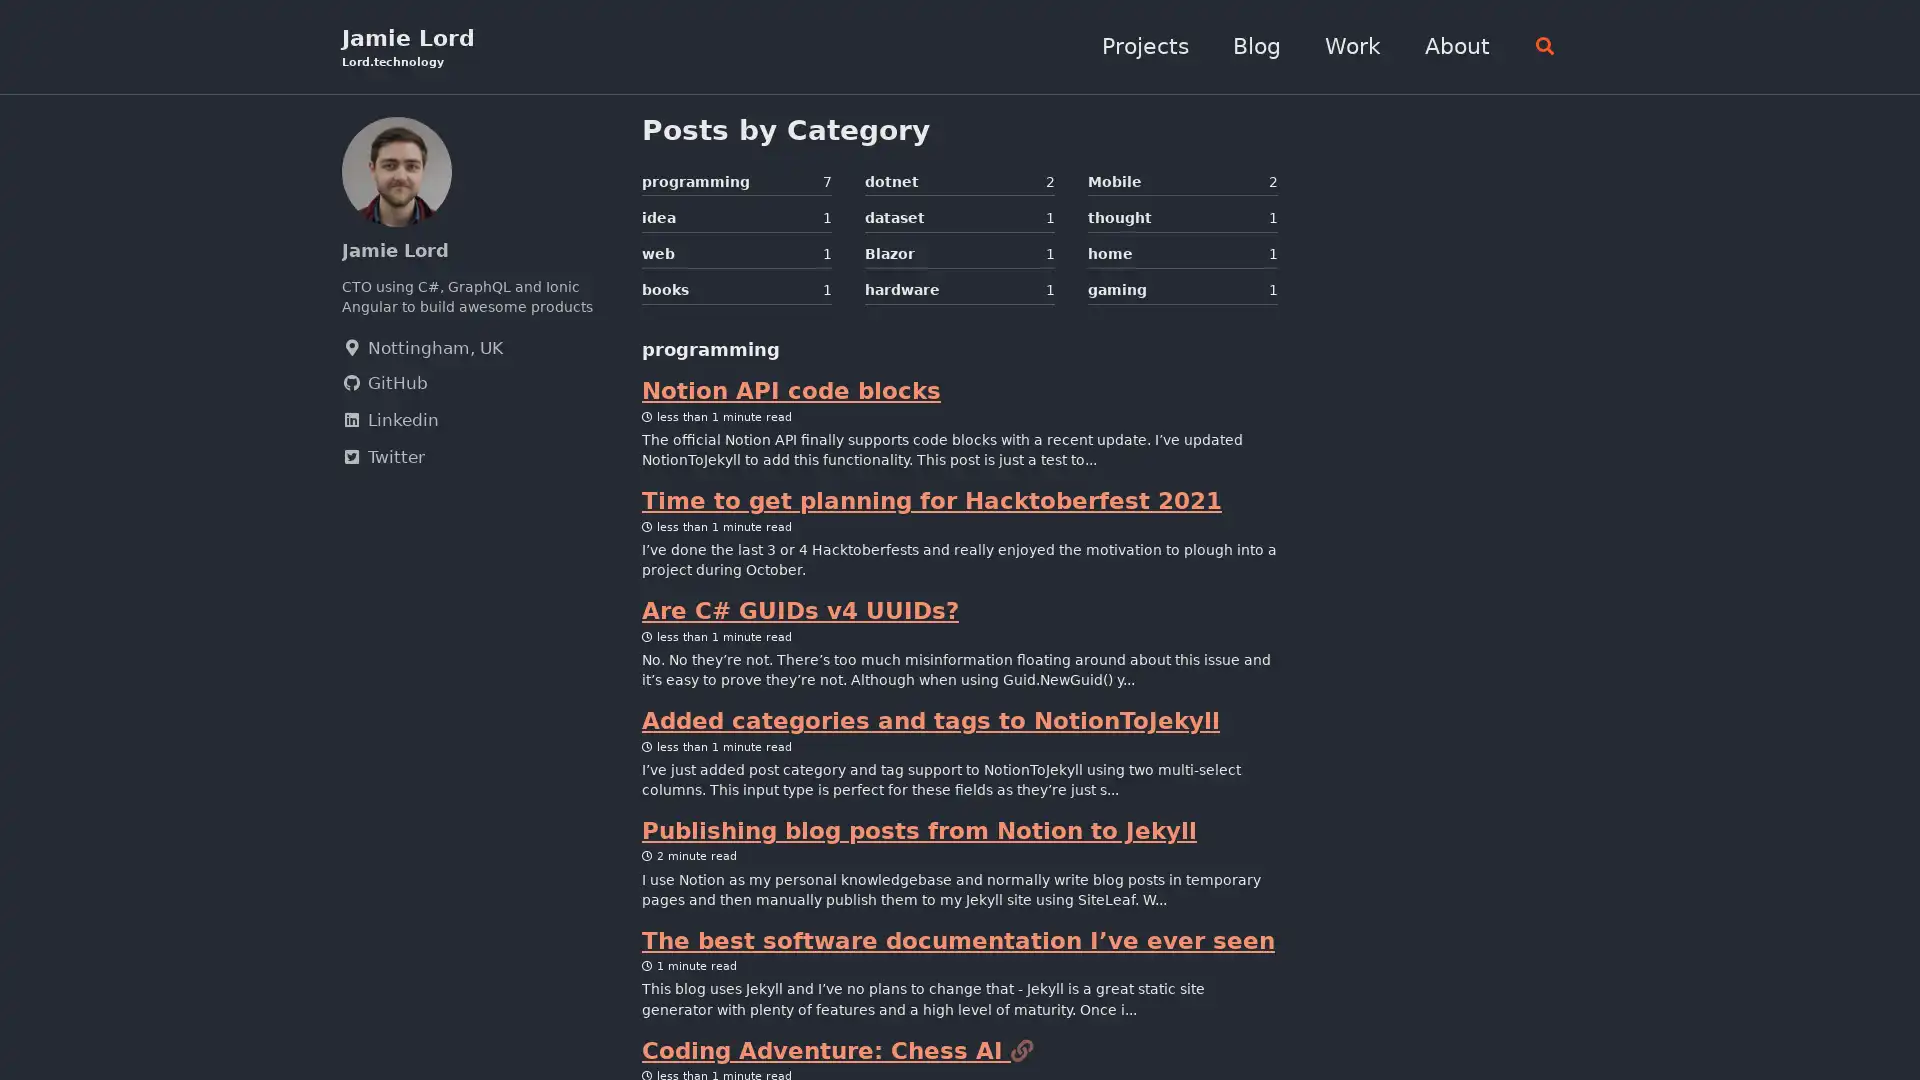 The height and width of the screenshot is (1080, 1920). What do you see at coordinates (1538, 46) in the screenshot?
I see `Toggle search` at bounding box center [1538, 46].